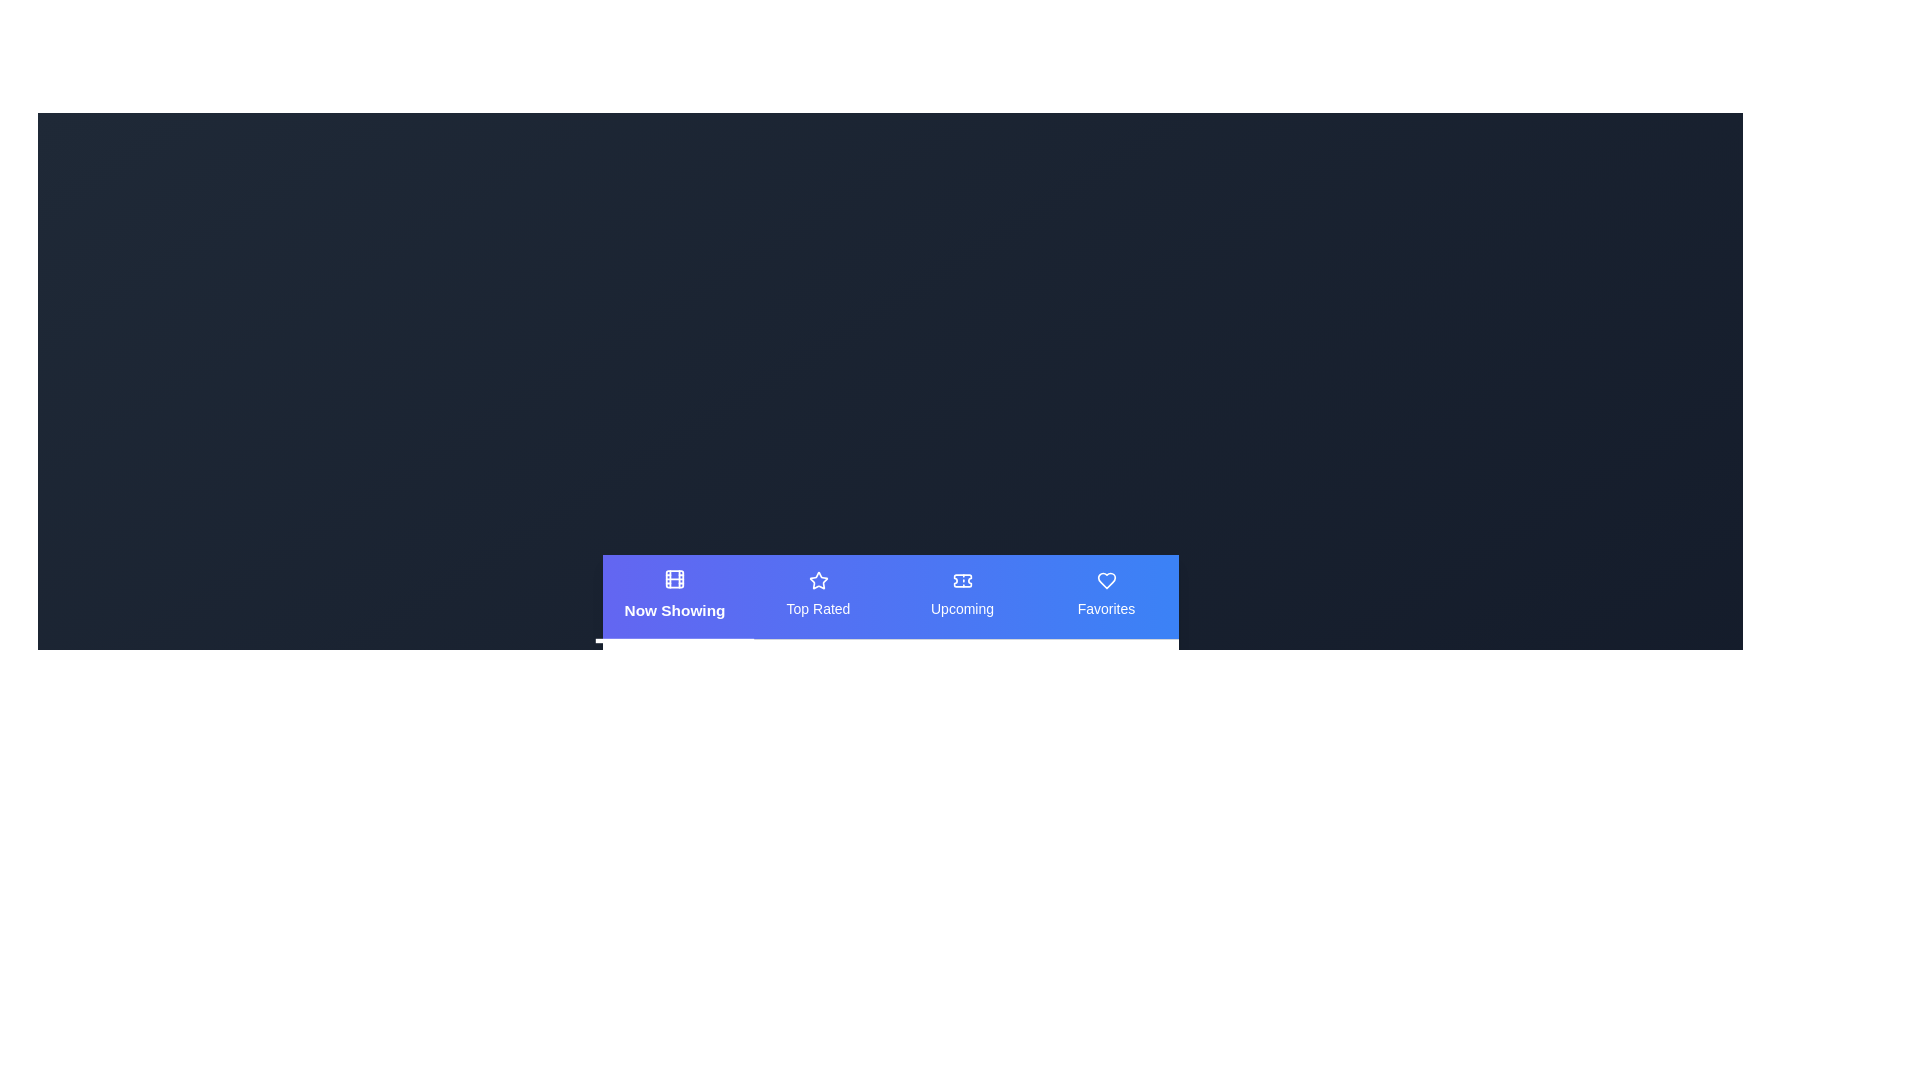 Image resolution: width=1920 pixels, height=1080 pixels. I want to click on text label indicating the navigation option for currently available or featured content, positioned below the film strip icon in the bottom navigation bar, so click(674, 608).